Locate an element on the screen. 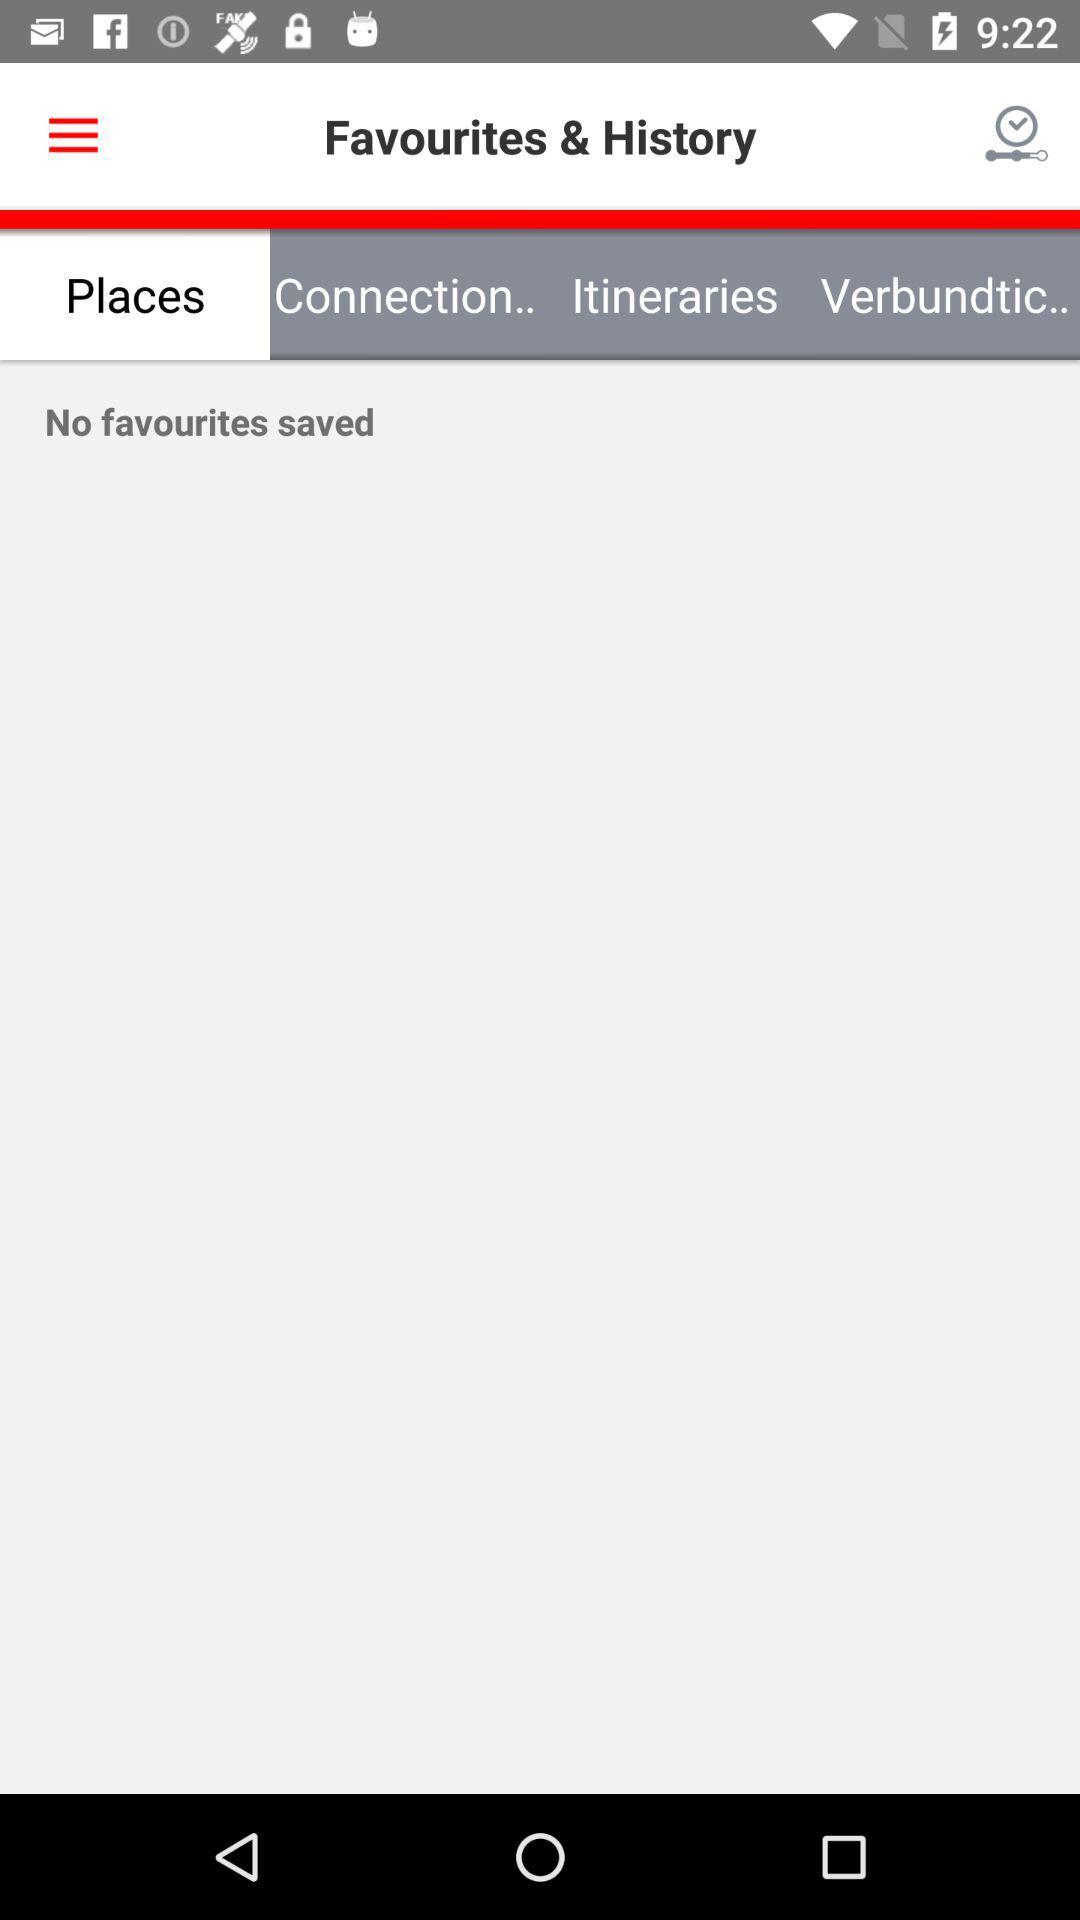 This screenshot has height=1920, width=1080. the itineraries icon is located at coordinates (675, 293).